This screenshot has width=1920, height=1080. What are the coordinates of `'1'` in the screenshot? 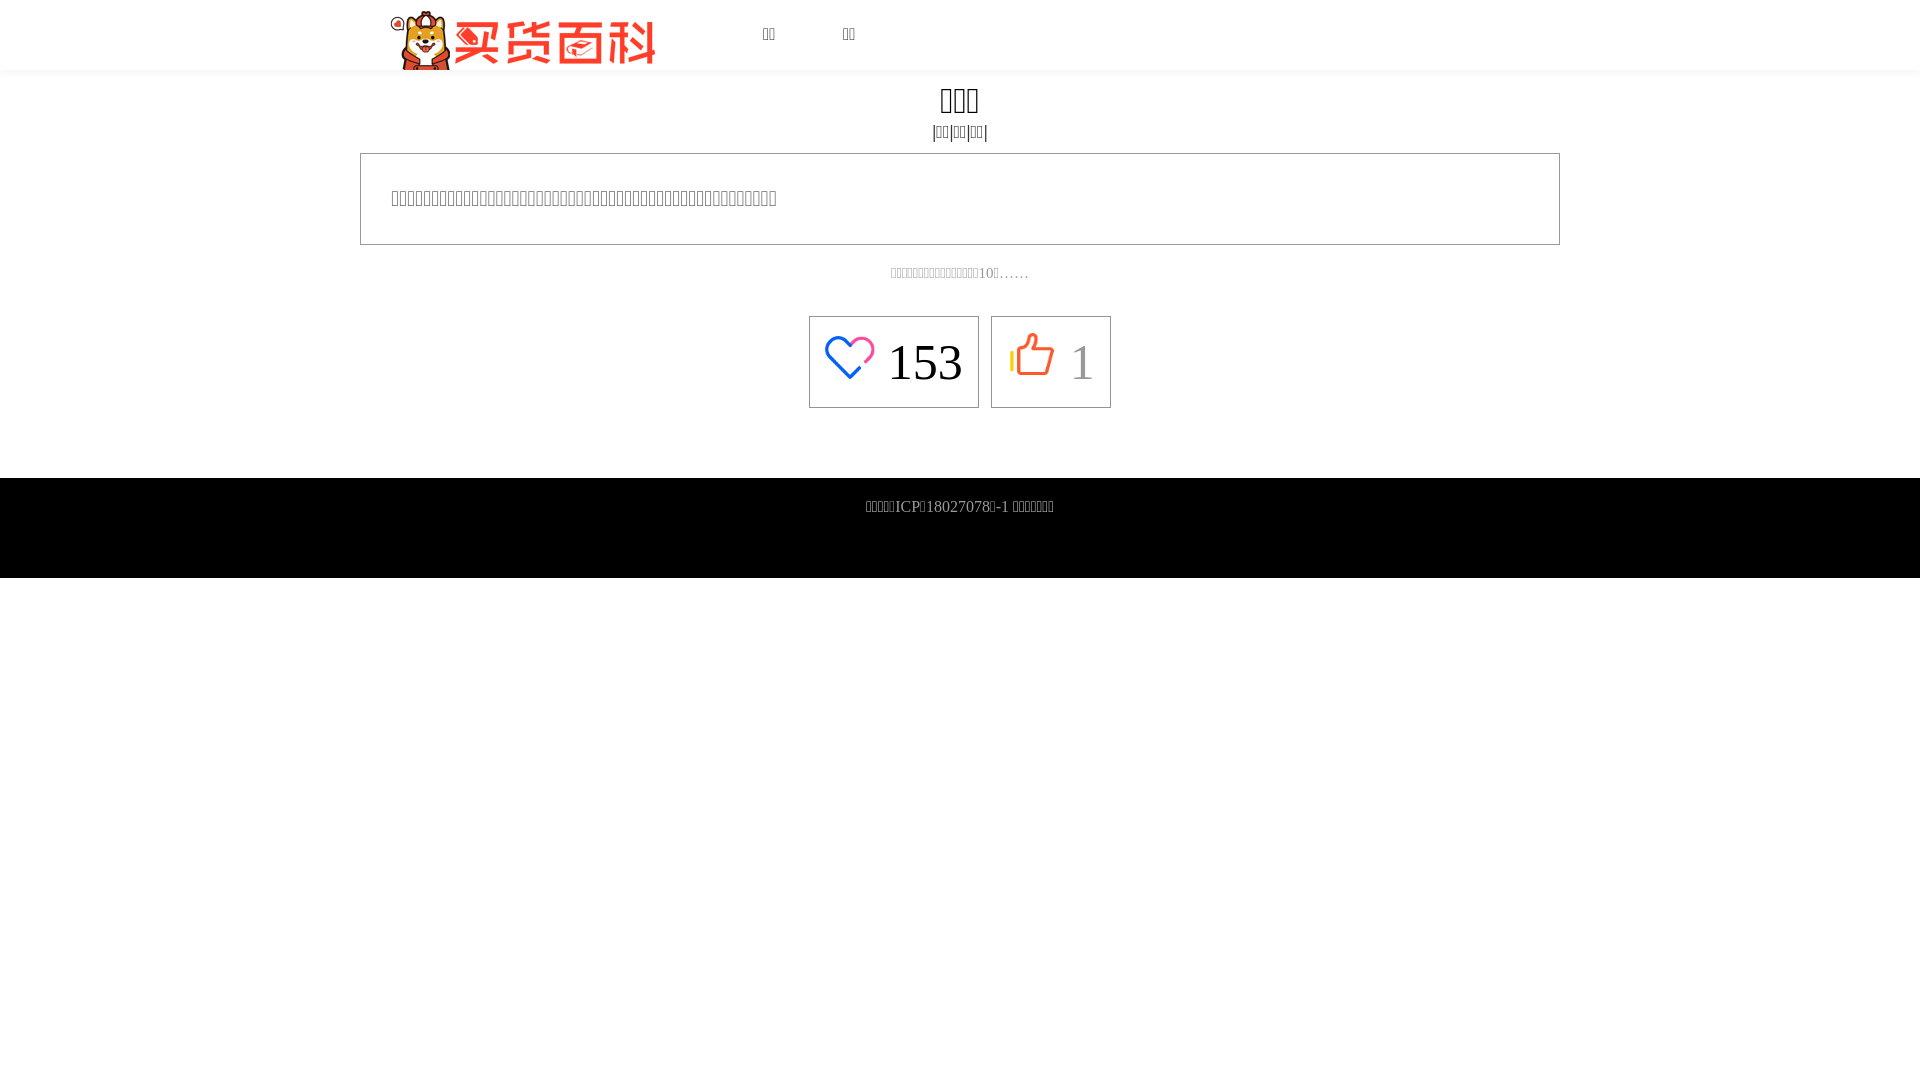 It's located at (1050, 362).